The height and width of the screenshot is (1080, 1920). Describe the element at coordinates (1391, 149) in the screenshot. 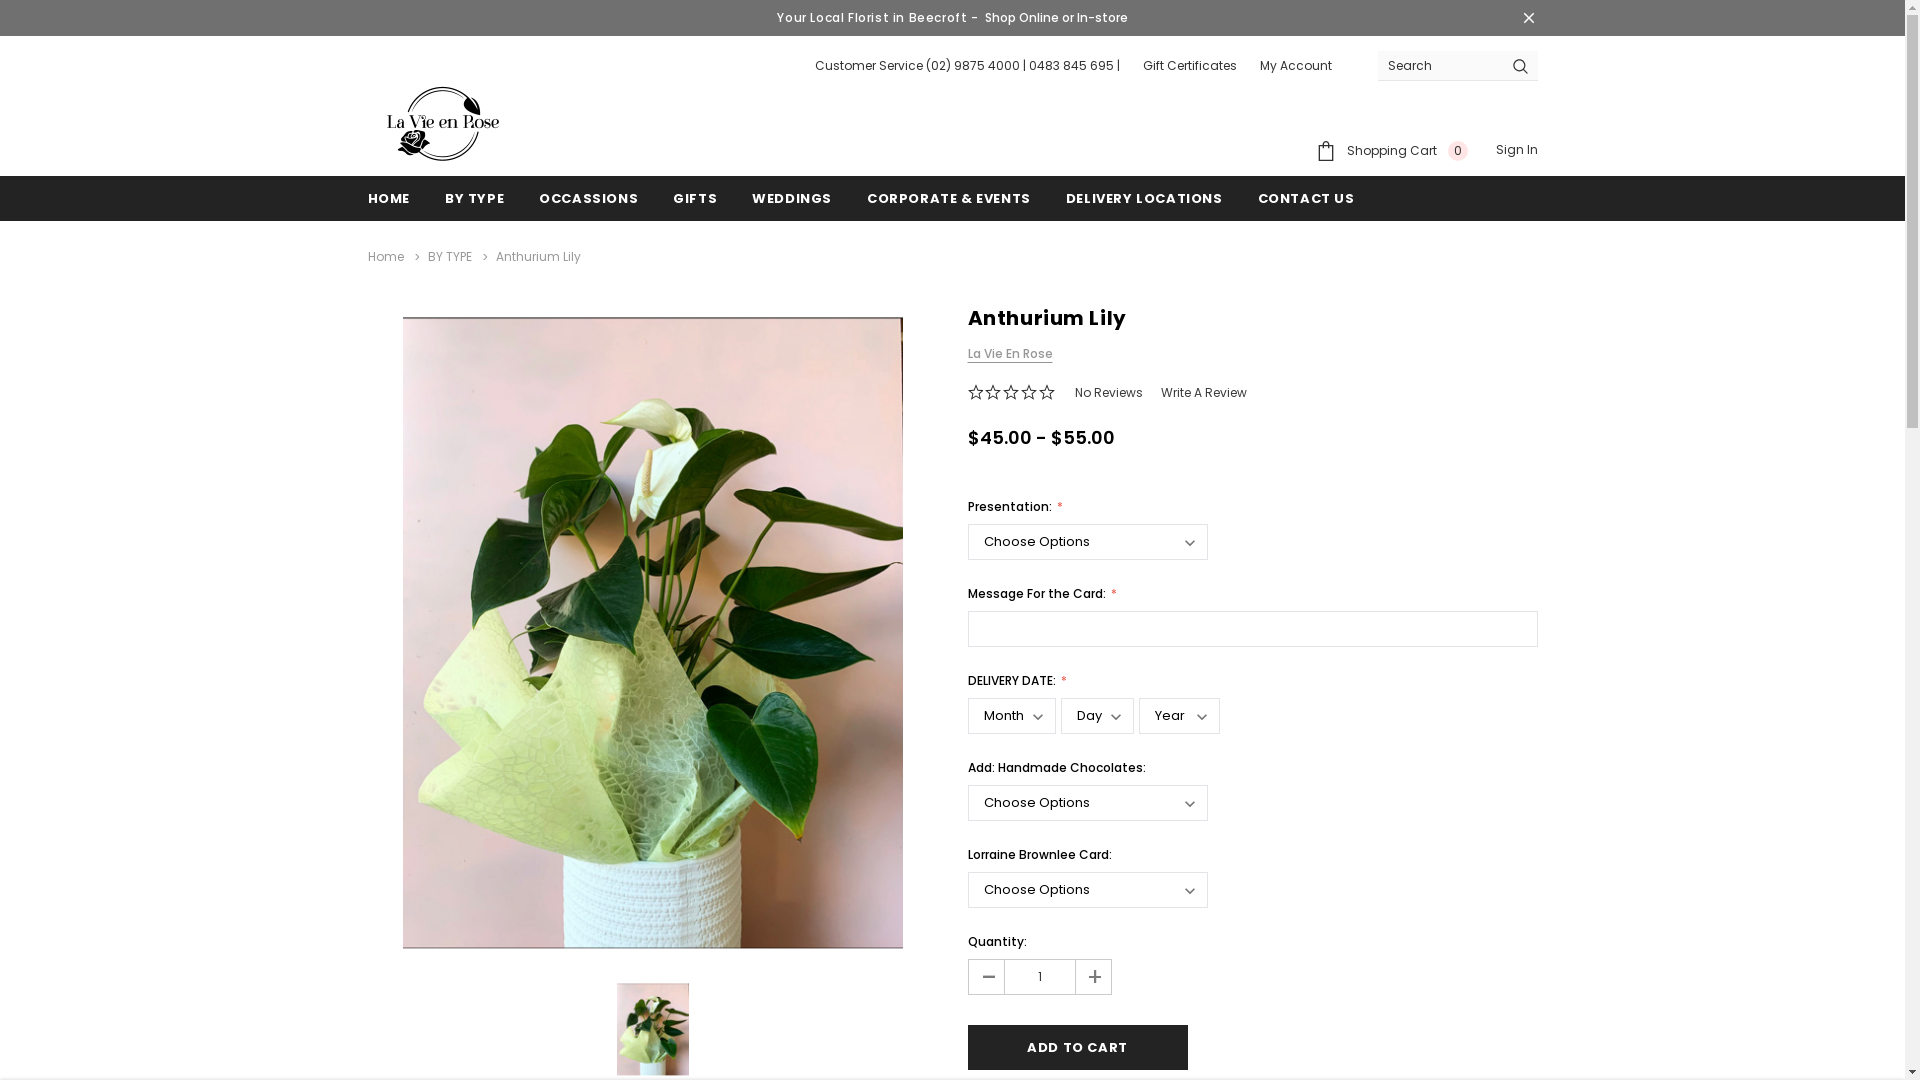

I see `'Shopping Cart 0'` at that location.